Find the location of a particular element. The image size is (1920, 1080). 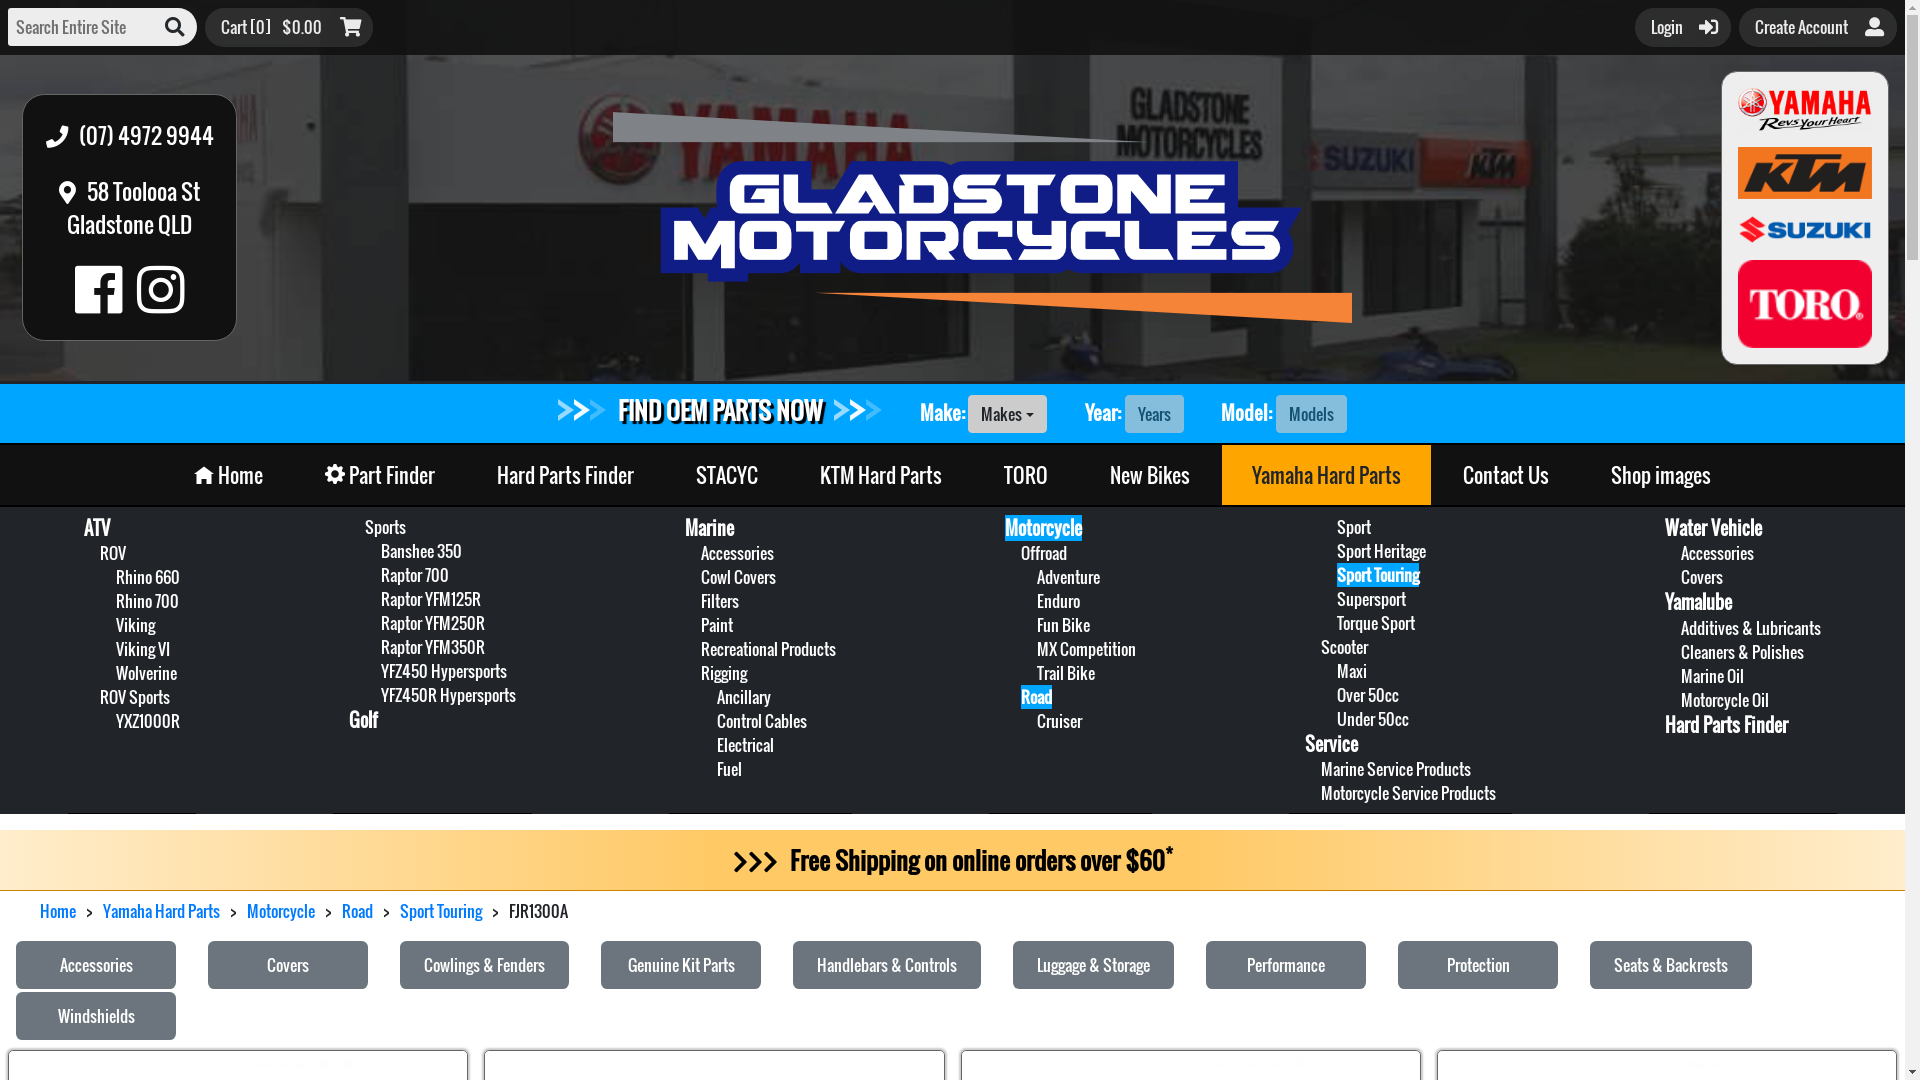

'Performance' is located at coordinates (1286, 963).